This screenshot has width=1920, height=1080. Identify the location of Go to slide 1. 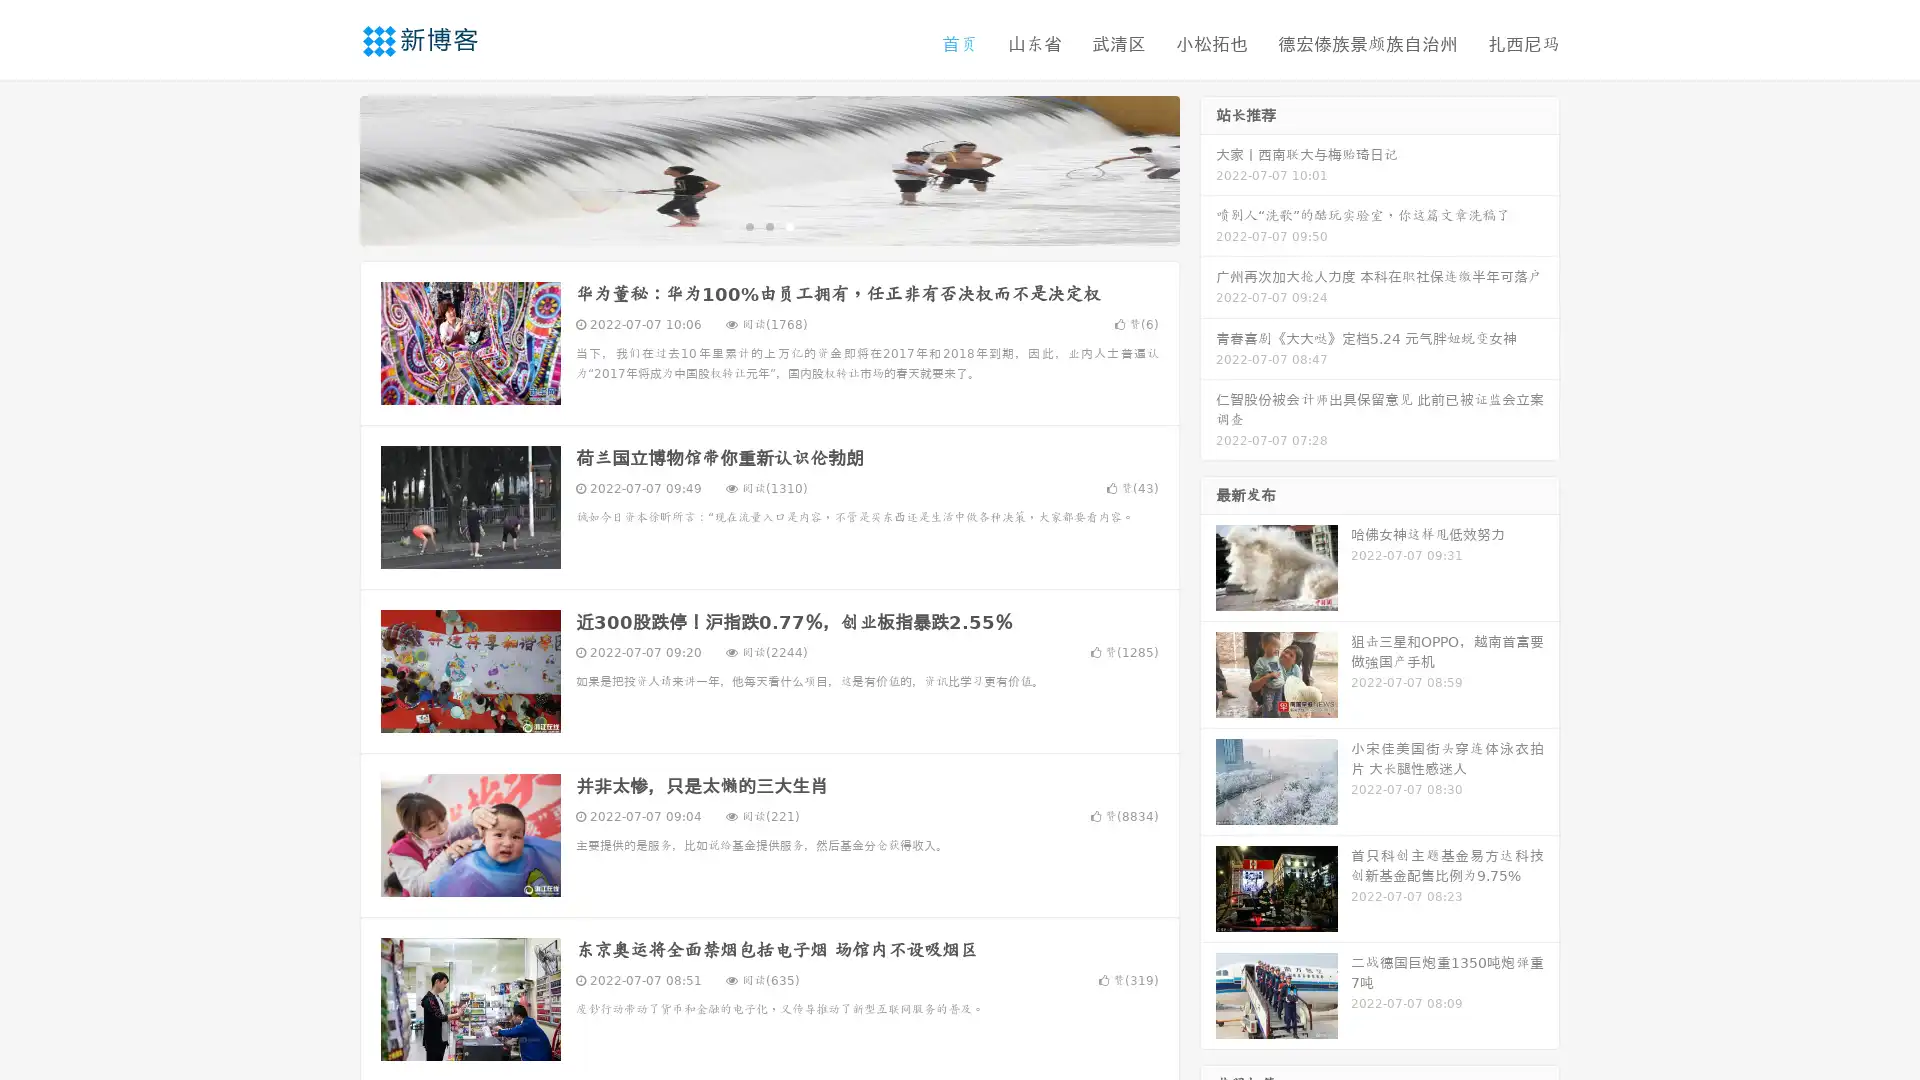
(748, 225).